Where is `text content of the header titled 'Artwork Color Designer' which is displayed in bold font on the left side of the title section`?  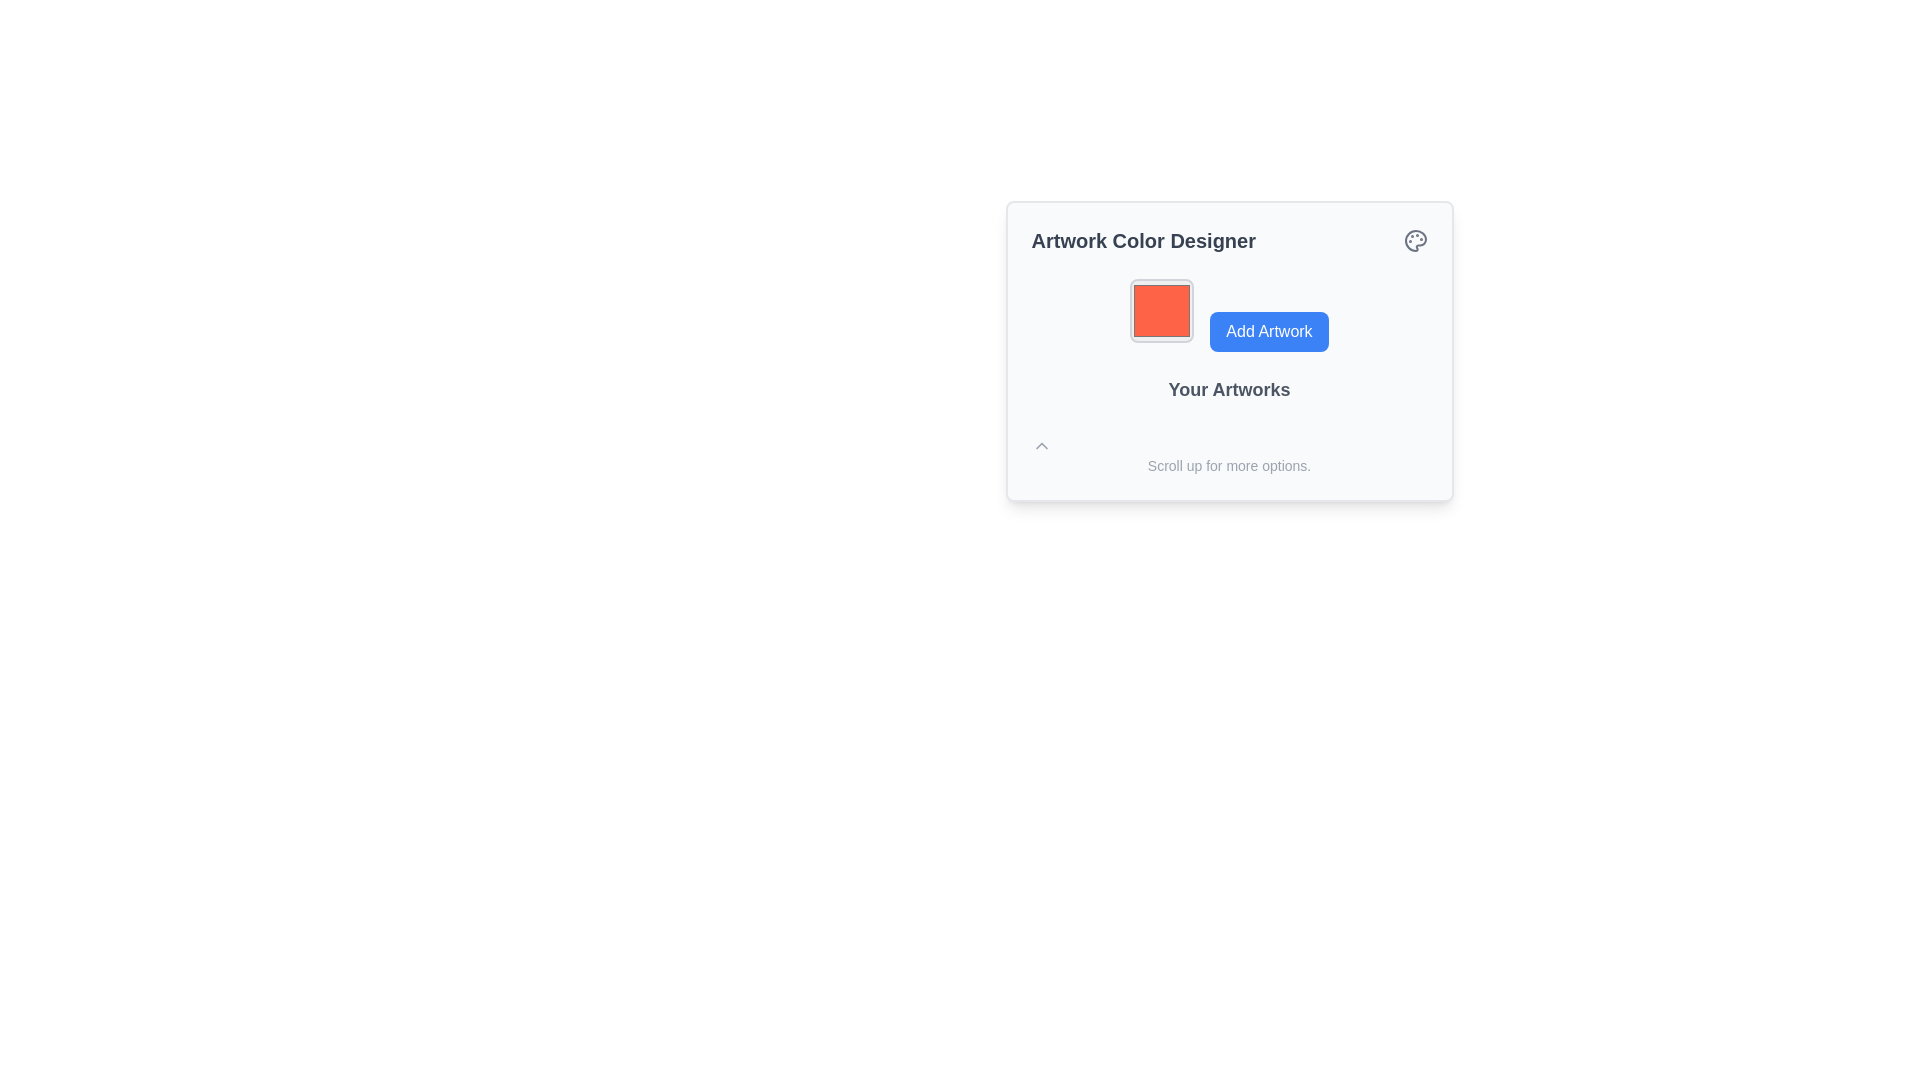
text content of the header titled 'Artwork Color Designer' which is displayed in bold font on the left side of the title section is located at coordinates (1228, 239).